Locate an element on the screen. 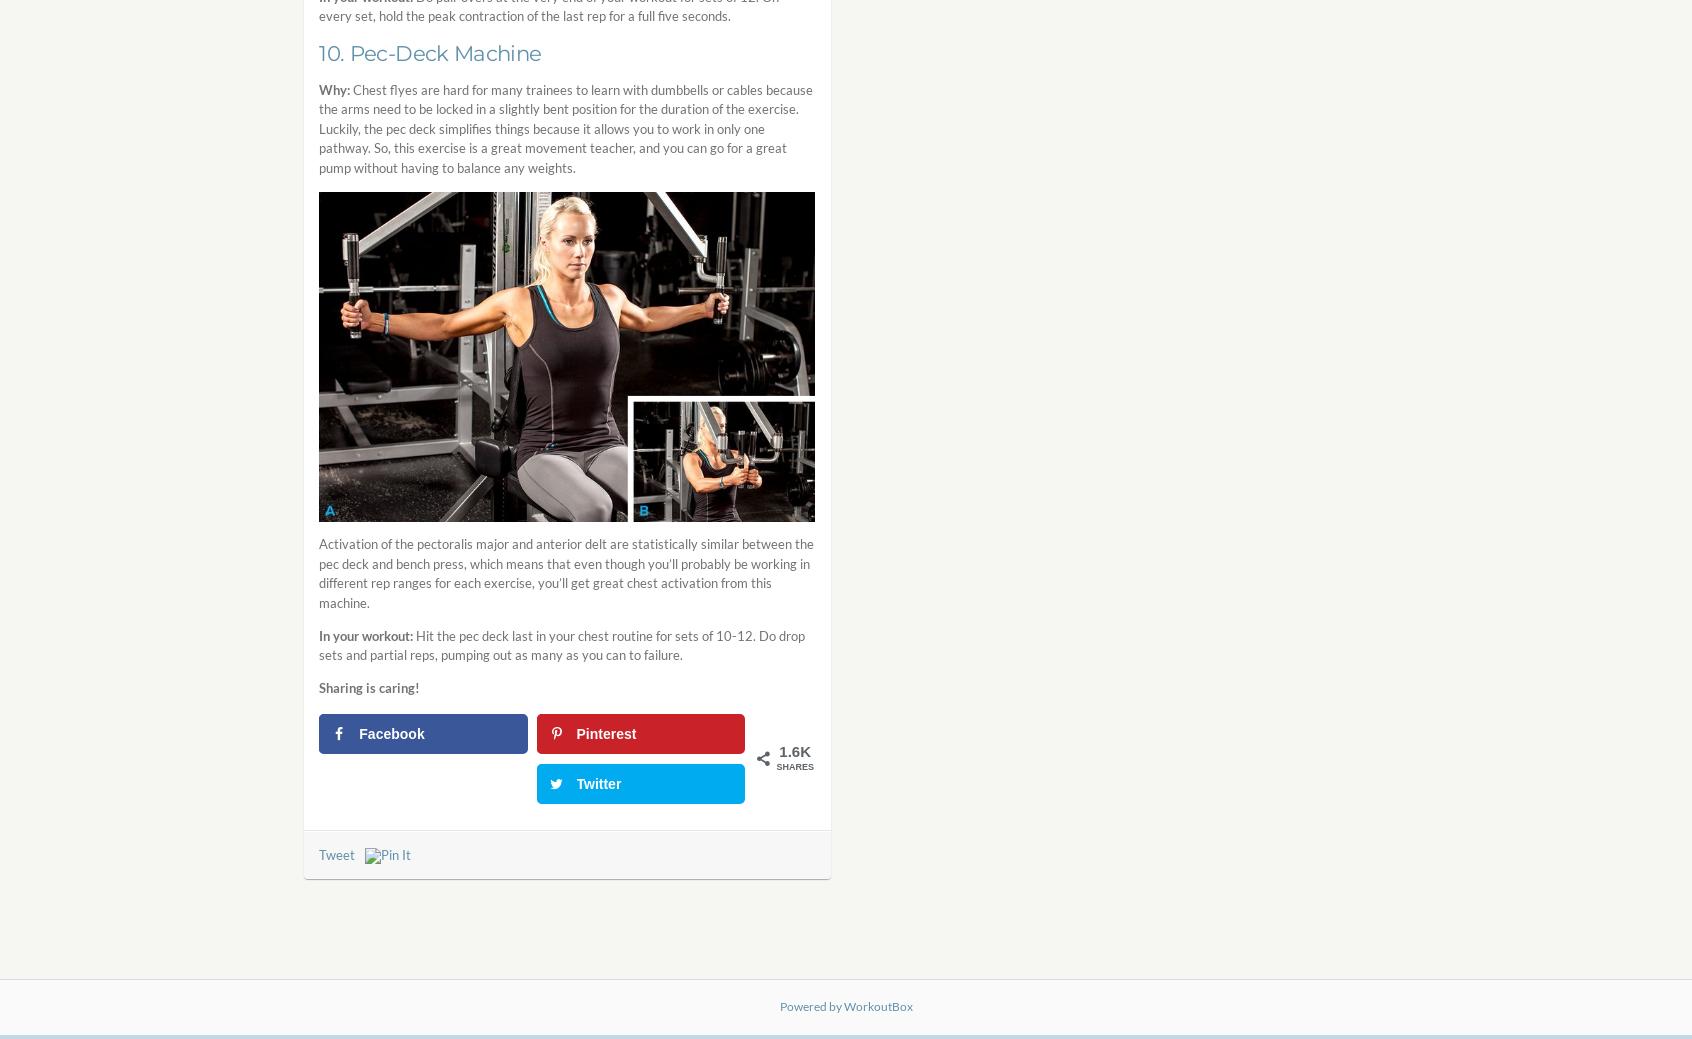  'Powered by WorkoutBox' is located at coordinates (845, 1006).